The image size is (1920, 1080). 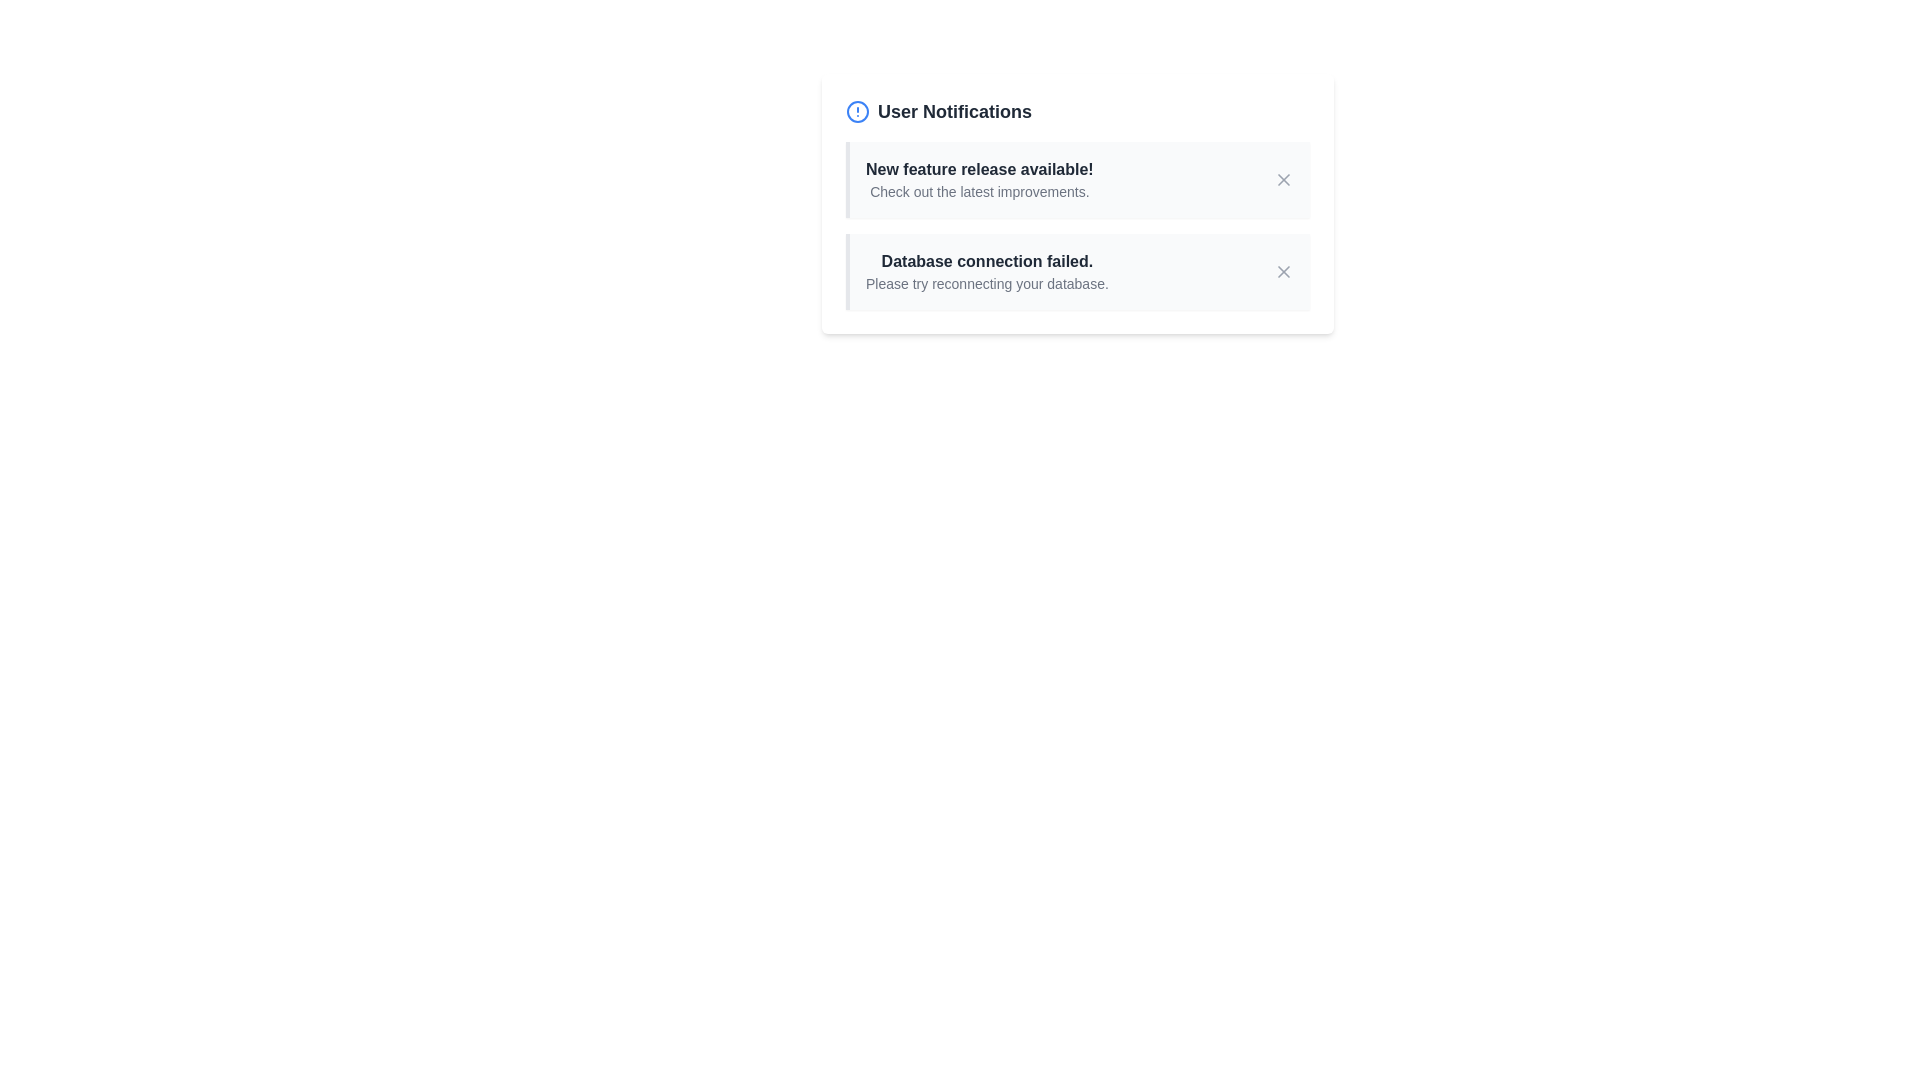 I want to click on the small blue circle within the SVG structure that represents an alert or notification, located to the left of the header text 'User Notifications', so click(x=858, y=111).